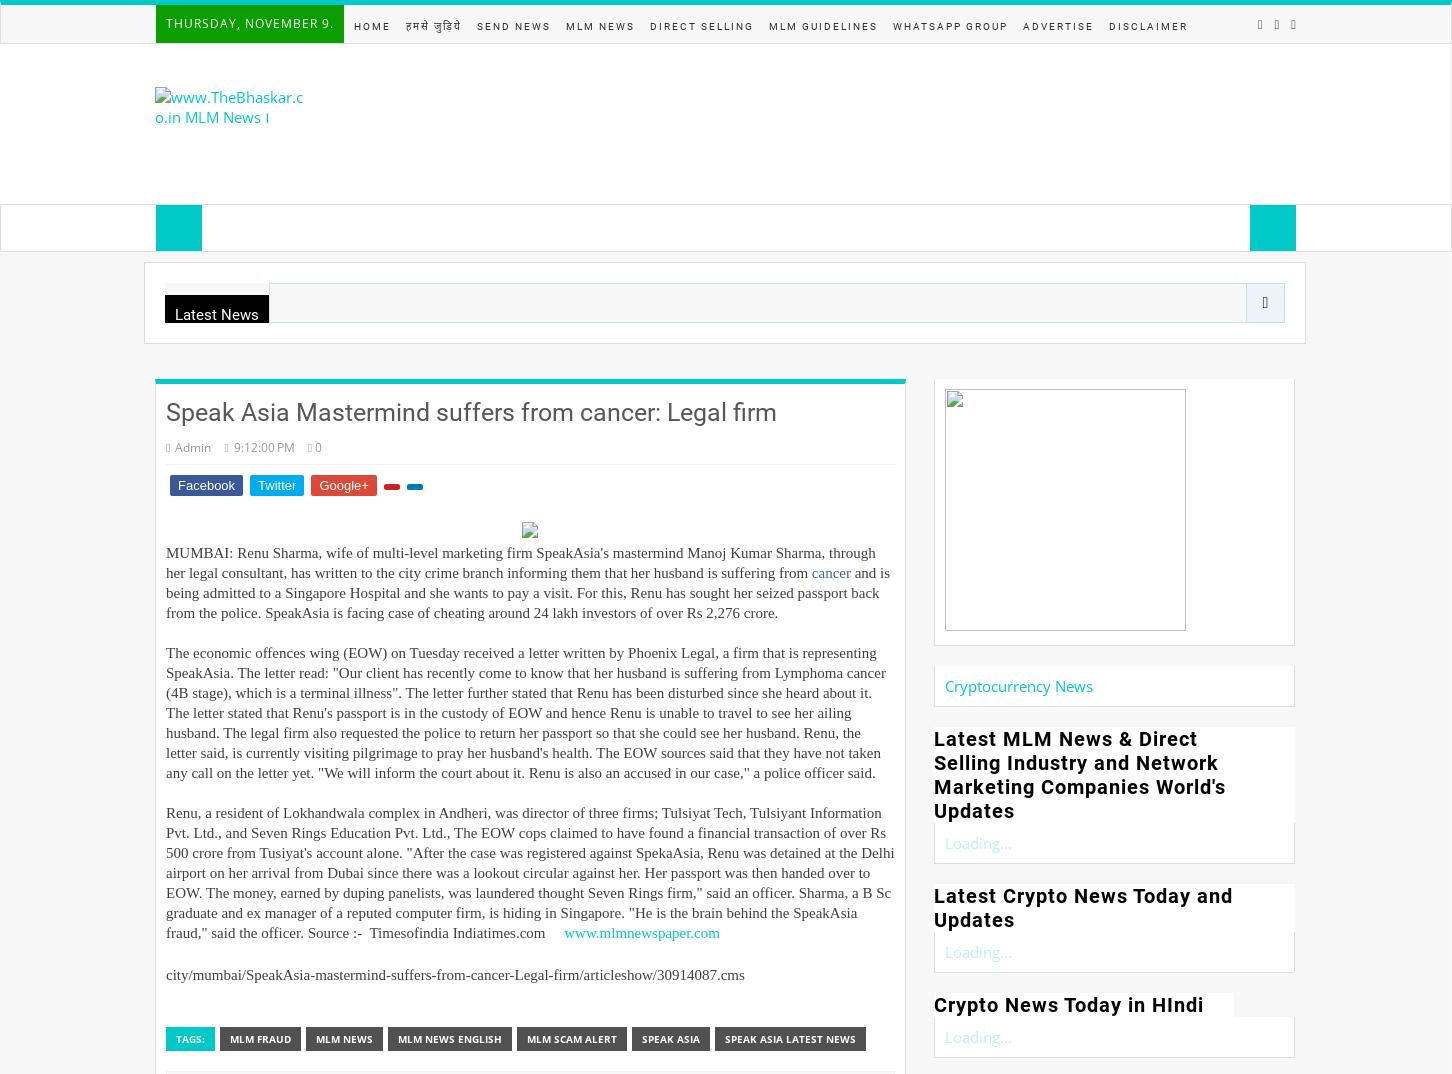 This screenshot has width=1452, height=1074. What do you see at coordinates (527, 592) in the screenshot?
I see `'and is being admitted to a Singapore Hospital and she wants to pay a visit. For this, Renu has sought her seized passport back from the police. SpeakAsia is facing case of cheating around 24 lakh investors of over Rs 2,276 crore.'` at bounding box center [527, 592].